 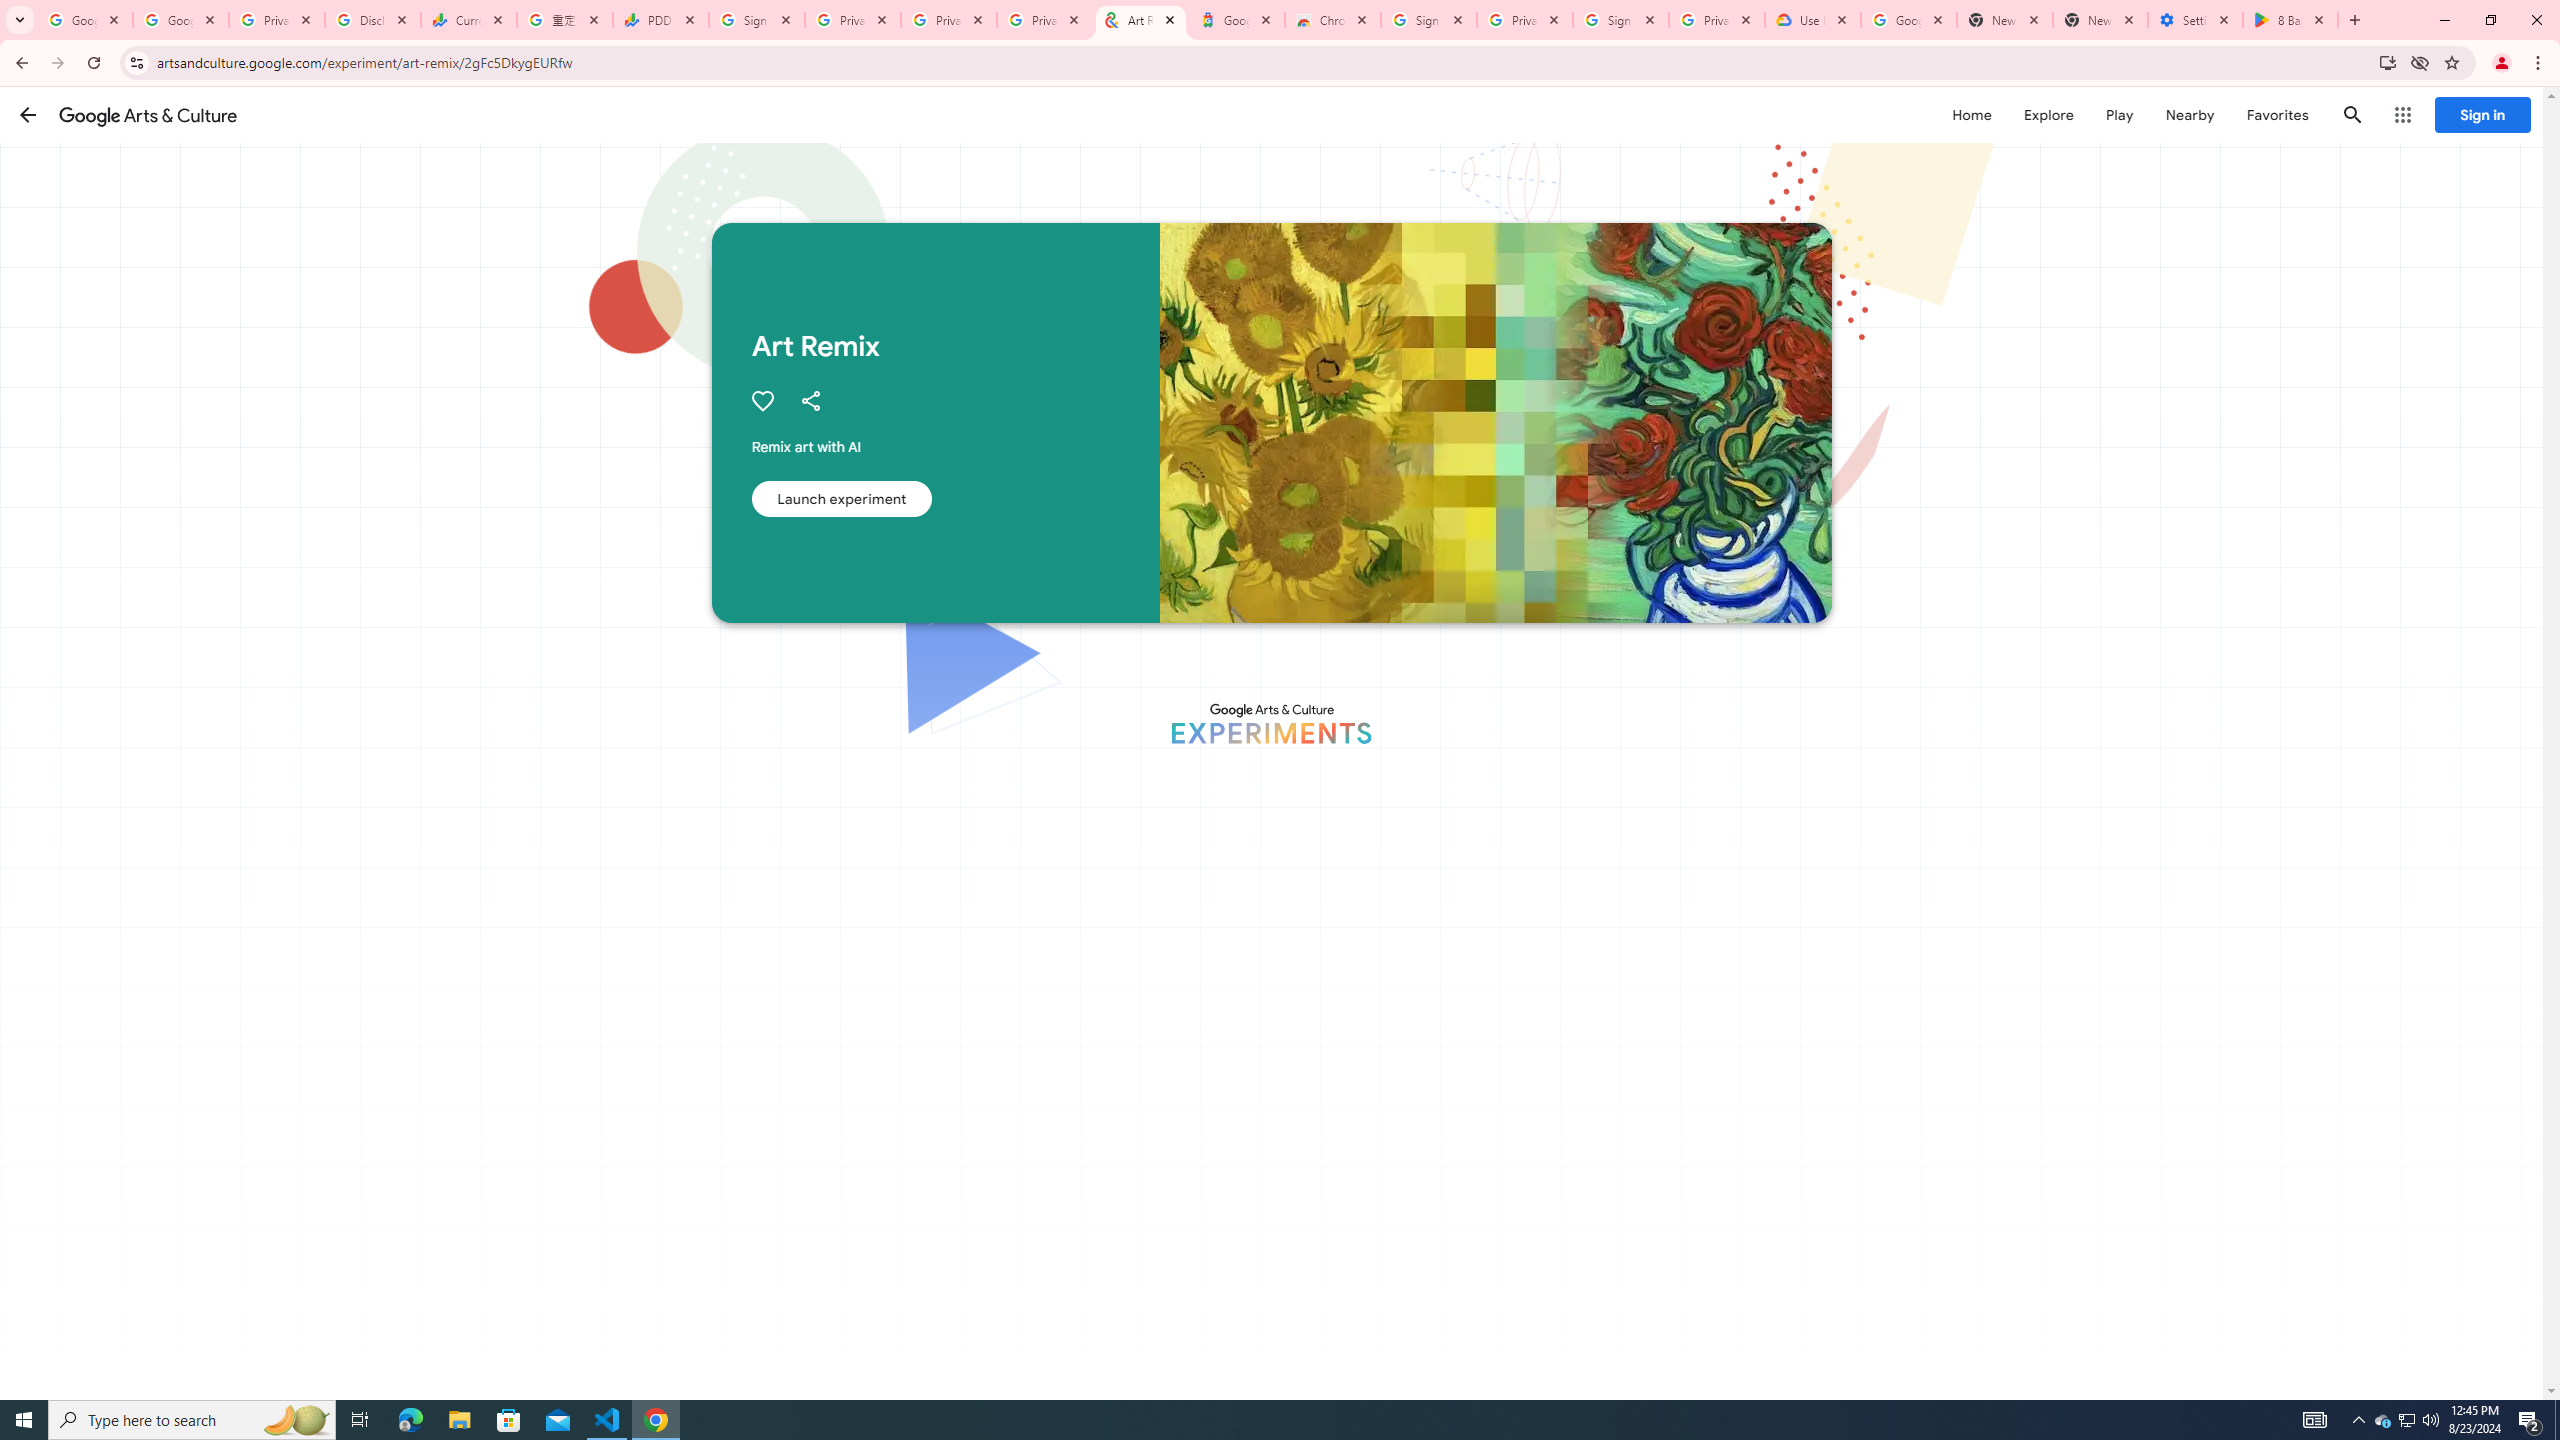 I want to click on '8 Ball Pool - Apps on Google Play', so click(x=2290, y=19).